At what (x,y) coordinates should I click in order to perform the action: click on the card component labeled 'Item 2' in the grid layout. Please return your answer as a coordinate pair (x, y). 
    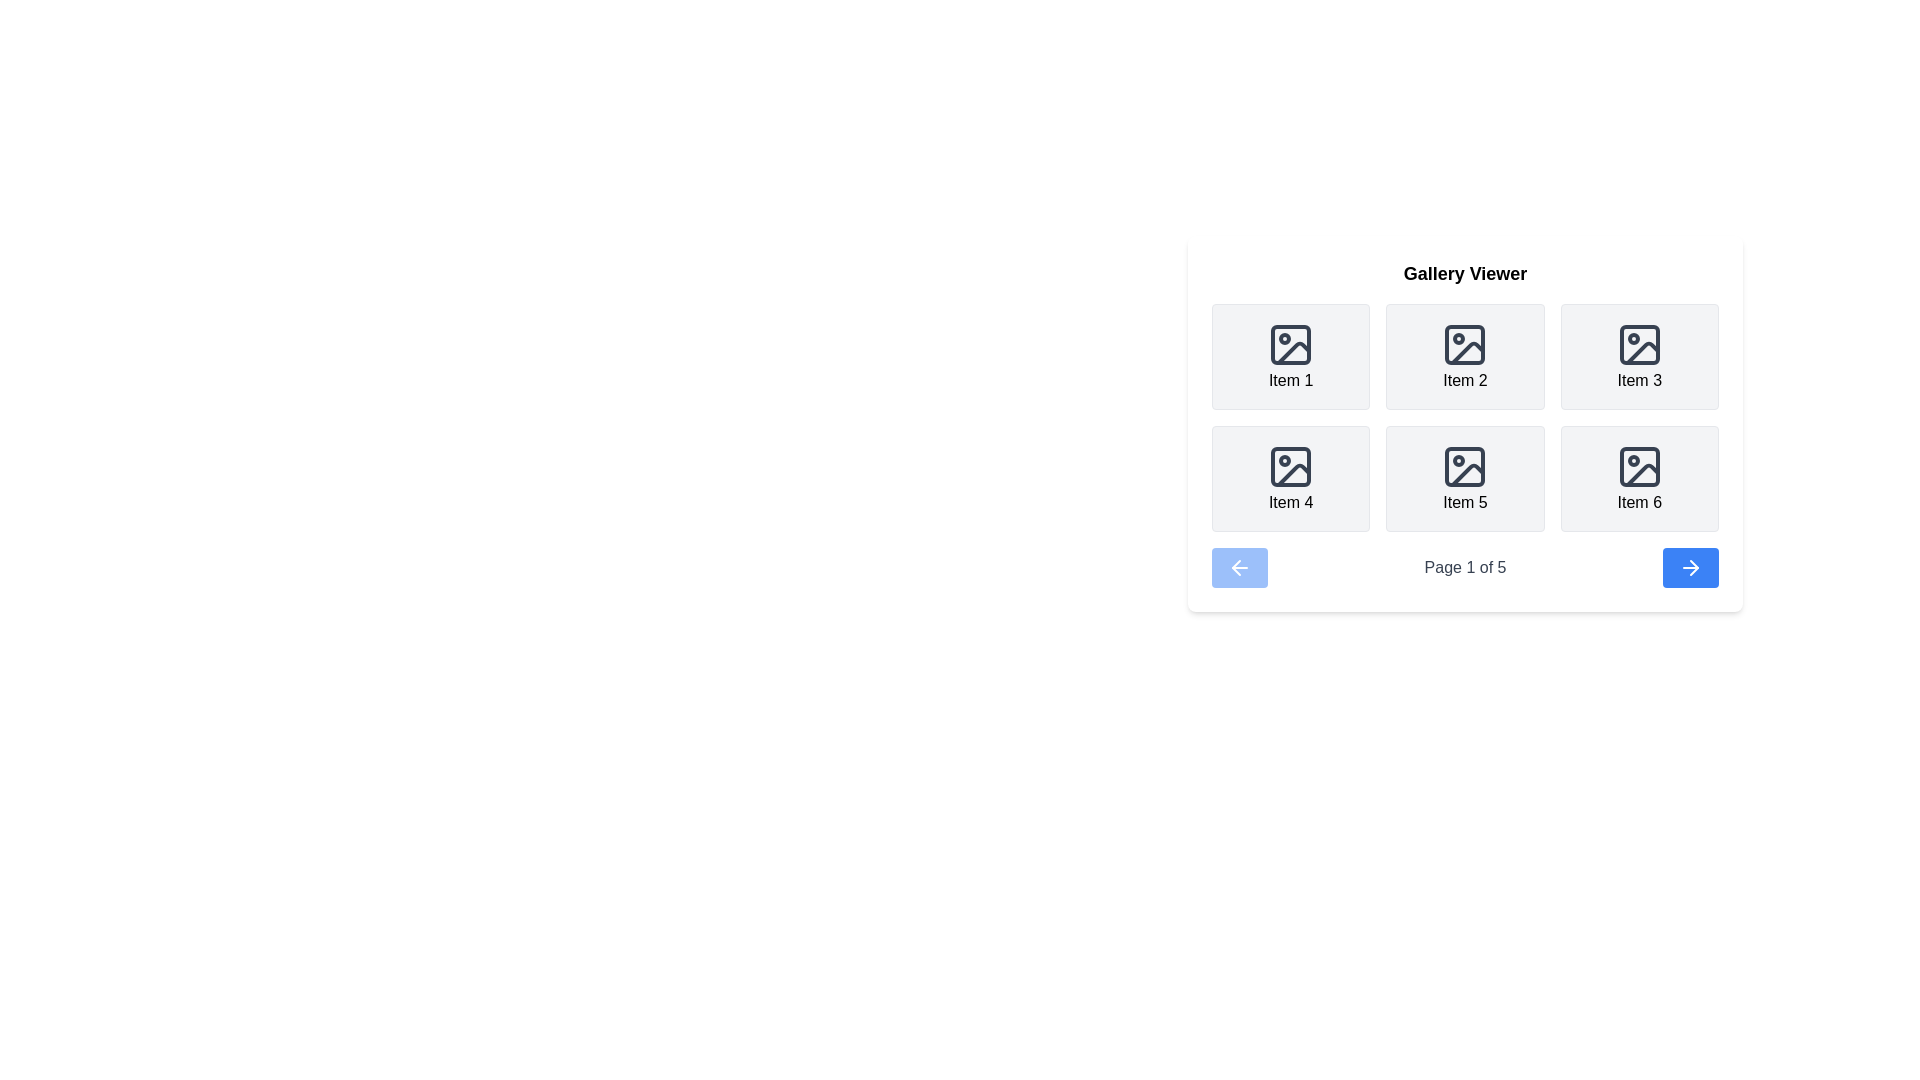
    Looking at the image, I should click on (1465, 356).